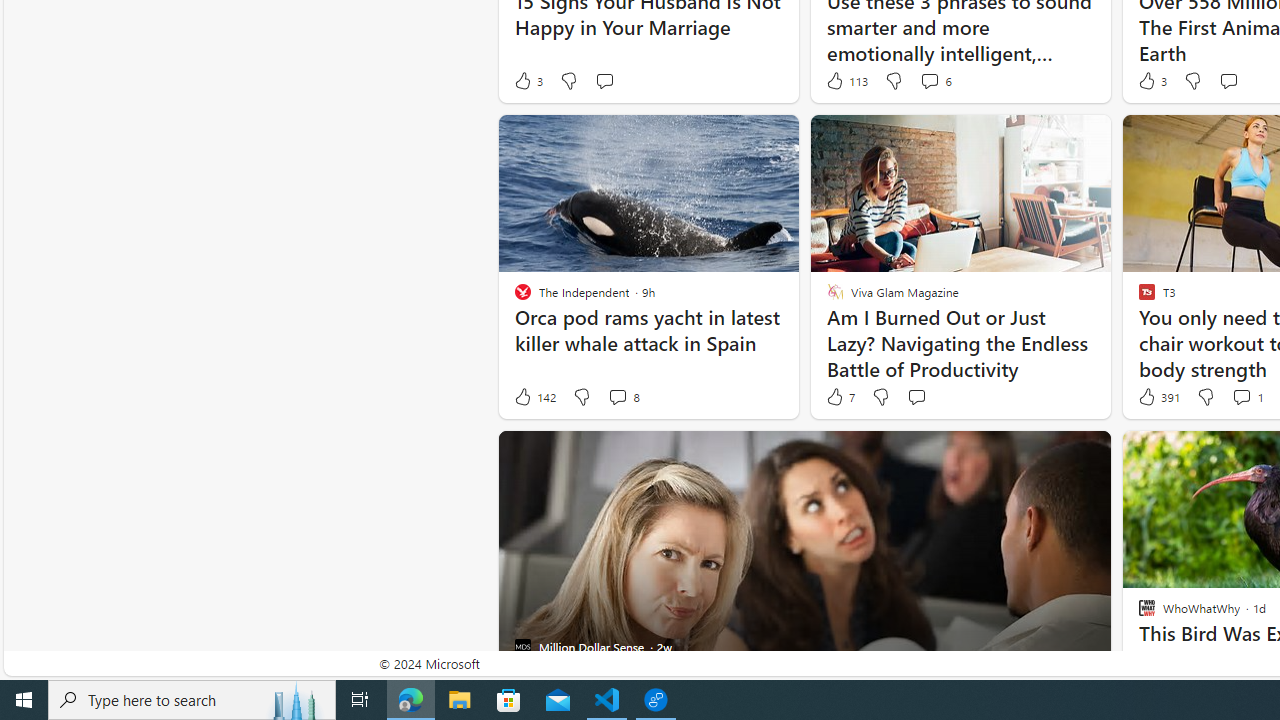 The height and width of the screenshot is (720, 1280). I want to click on 'View comments 1 Comment', so click(1246, 397).